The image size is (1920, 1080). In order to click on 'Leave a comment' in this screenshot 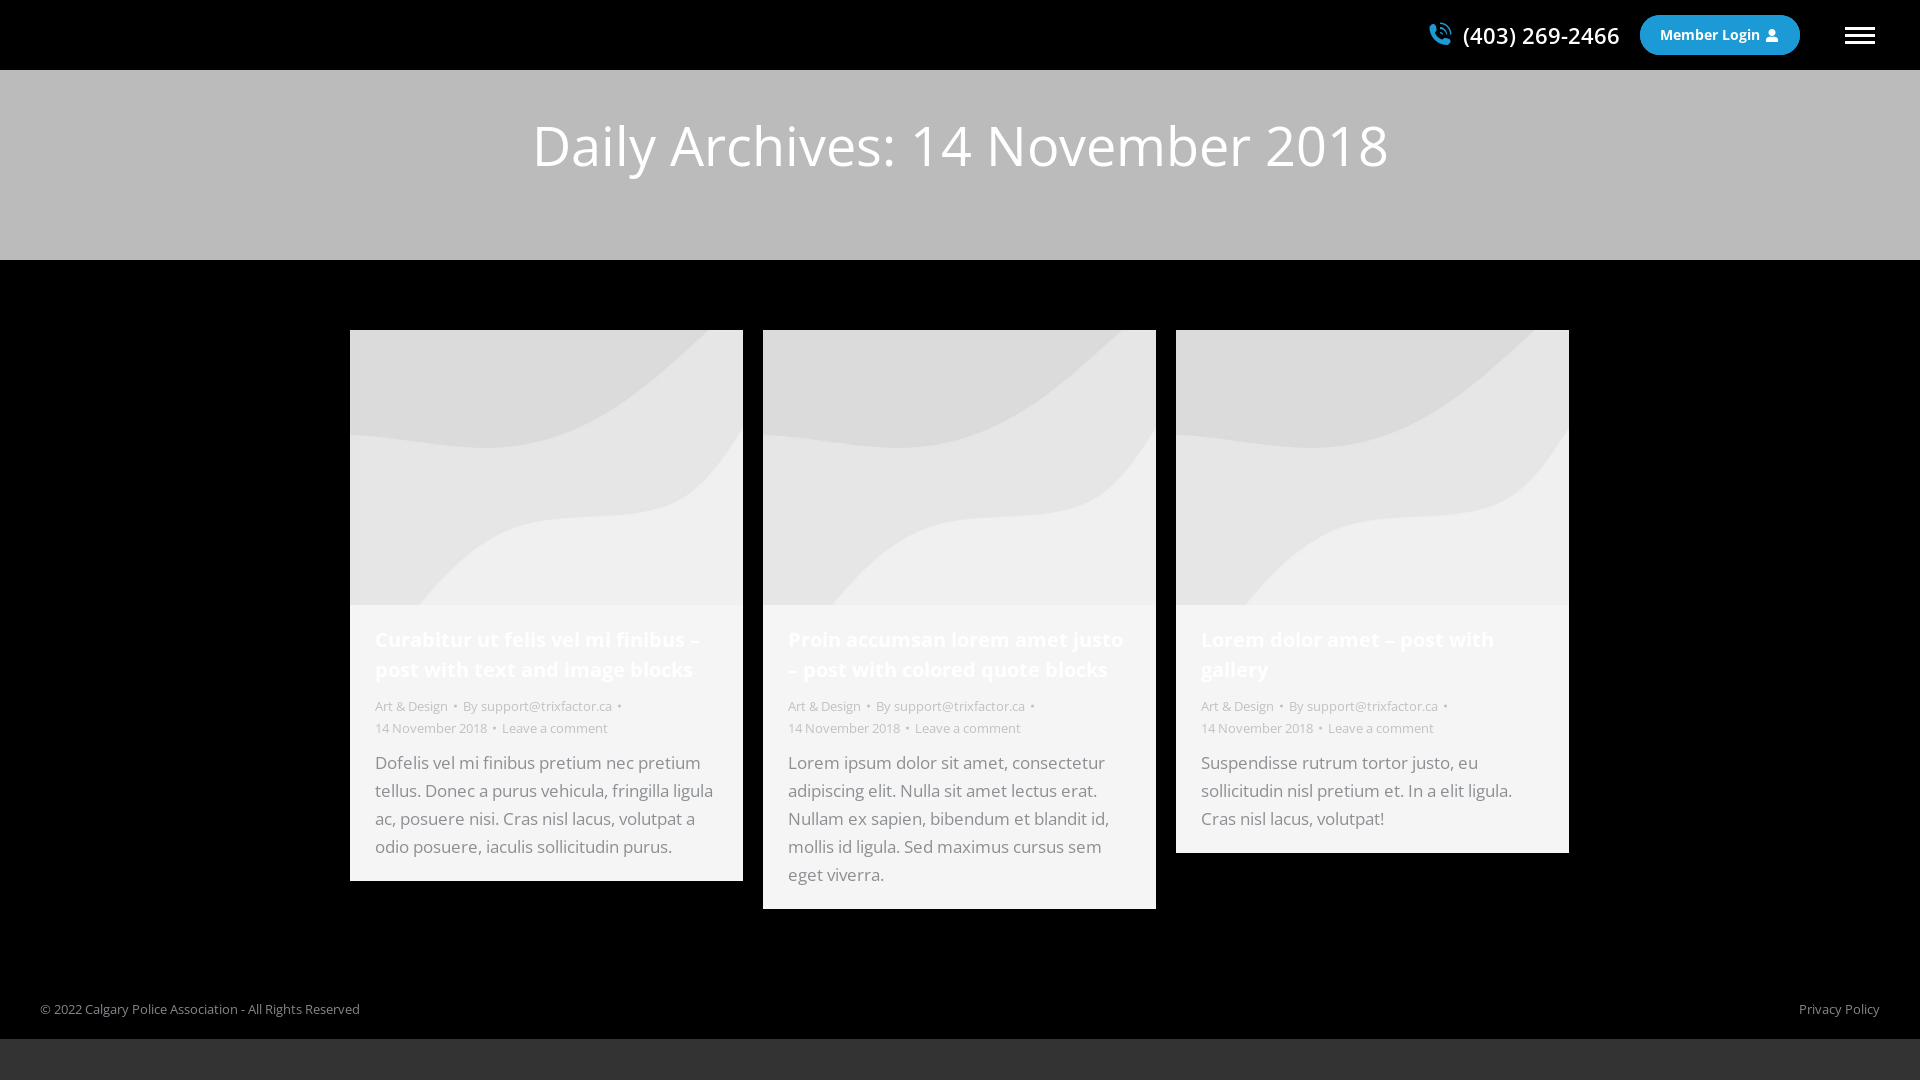, I will do `click(555, 728)`.